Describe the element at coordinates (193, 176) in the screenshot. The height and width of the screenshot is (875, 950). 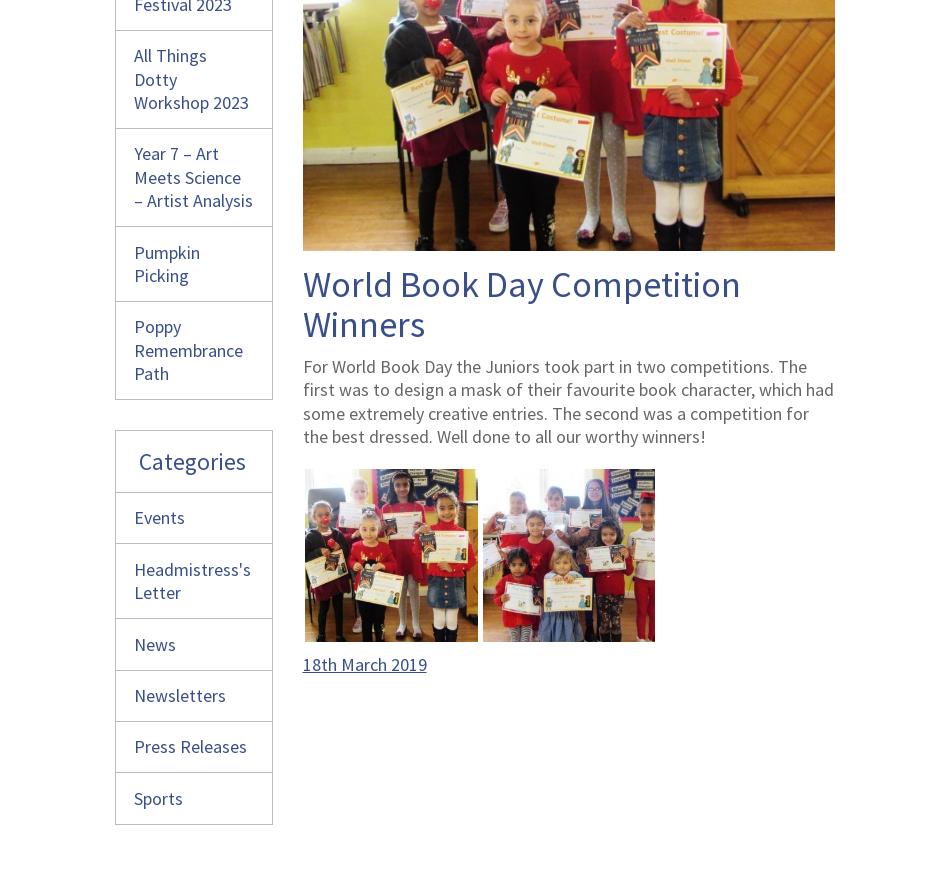
I see `'Year 7 – Art Meets Science – Artist Analysis'` at that location.